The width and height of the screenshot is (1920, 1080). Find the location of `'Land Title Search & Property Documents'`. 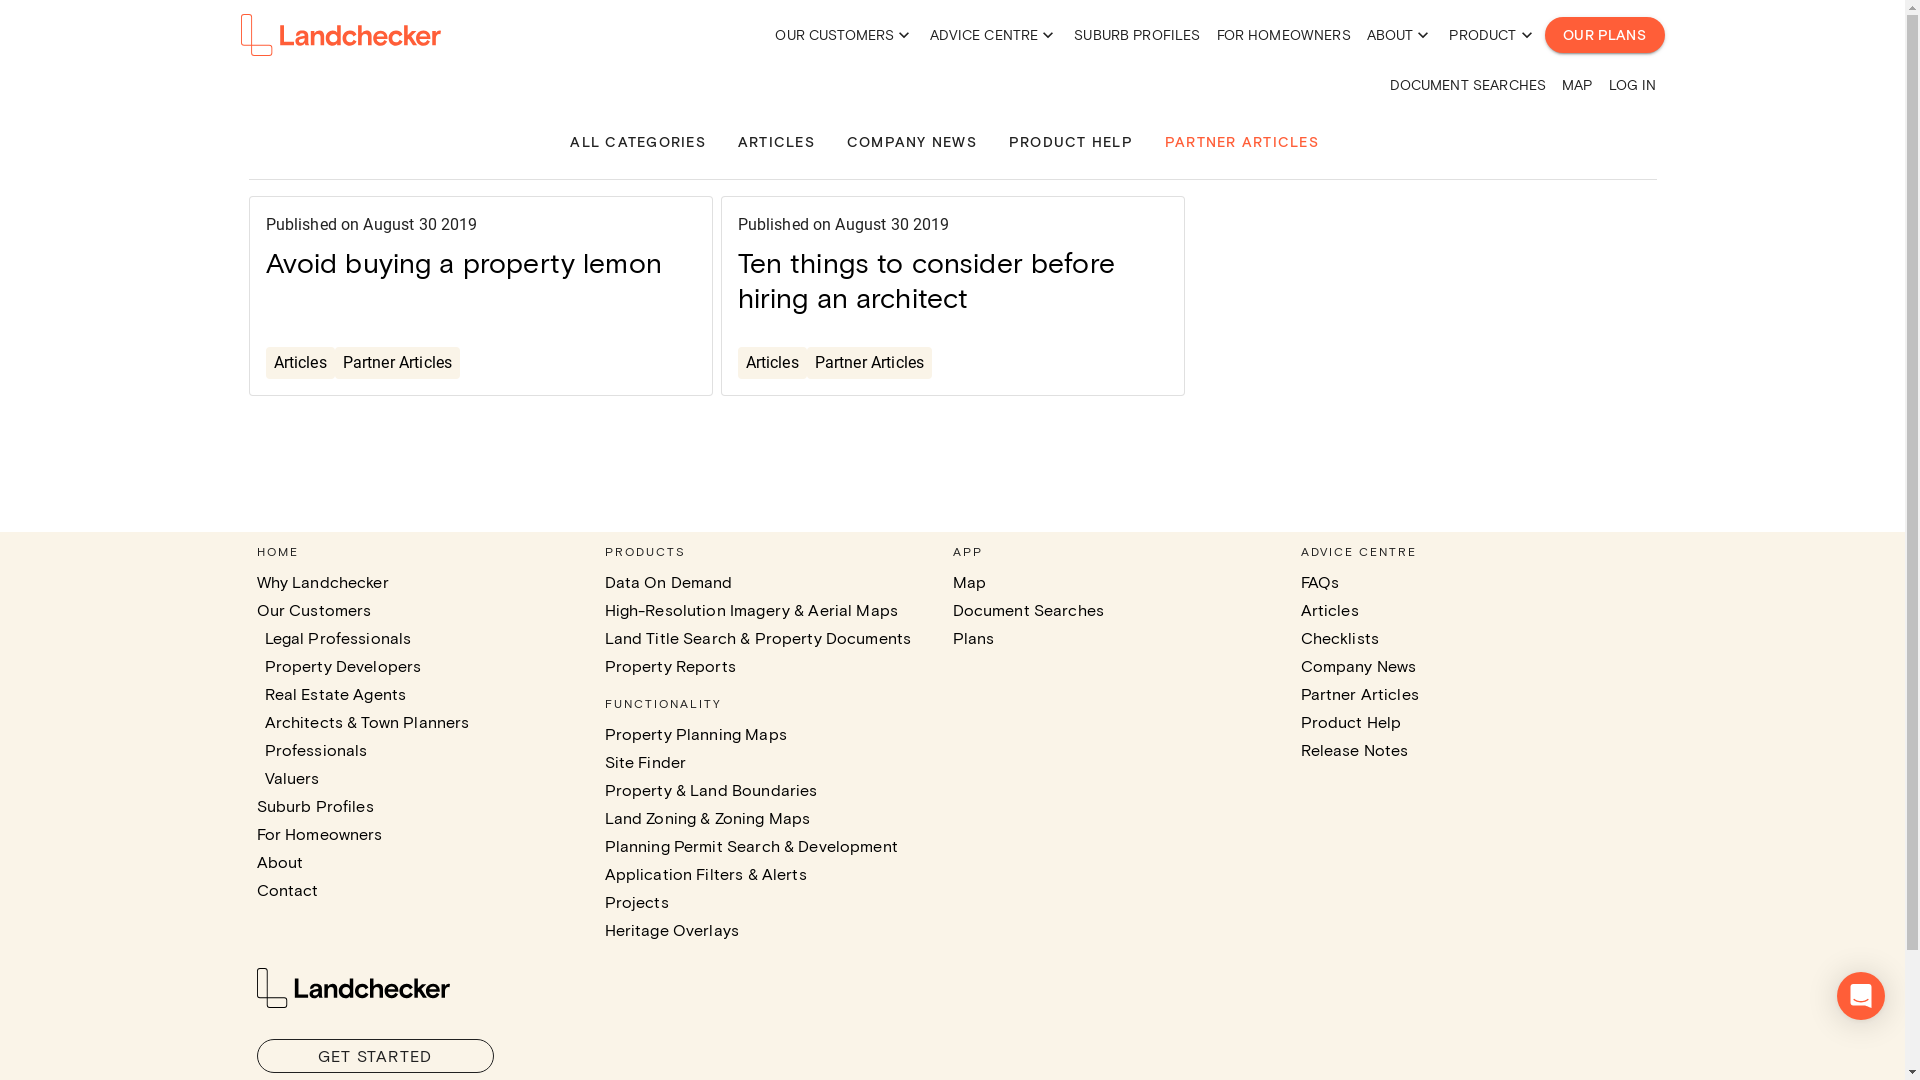

'Land Title Search & Property Documents' is located at coordinates (756, 638).